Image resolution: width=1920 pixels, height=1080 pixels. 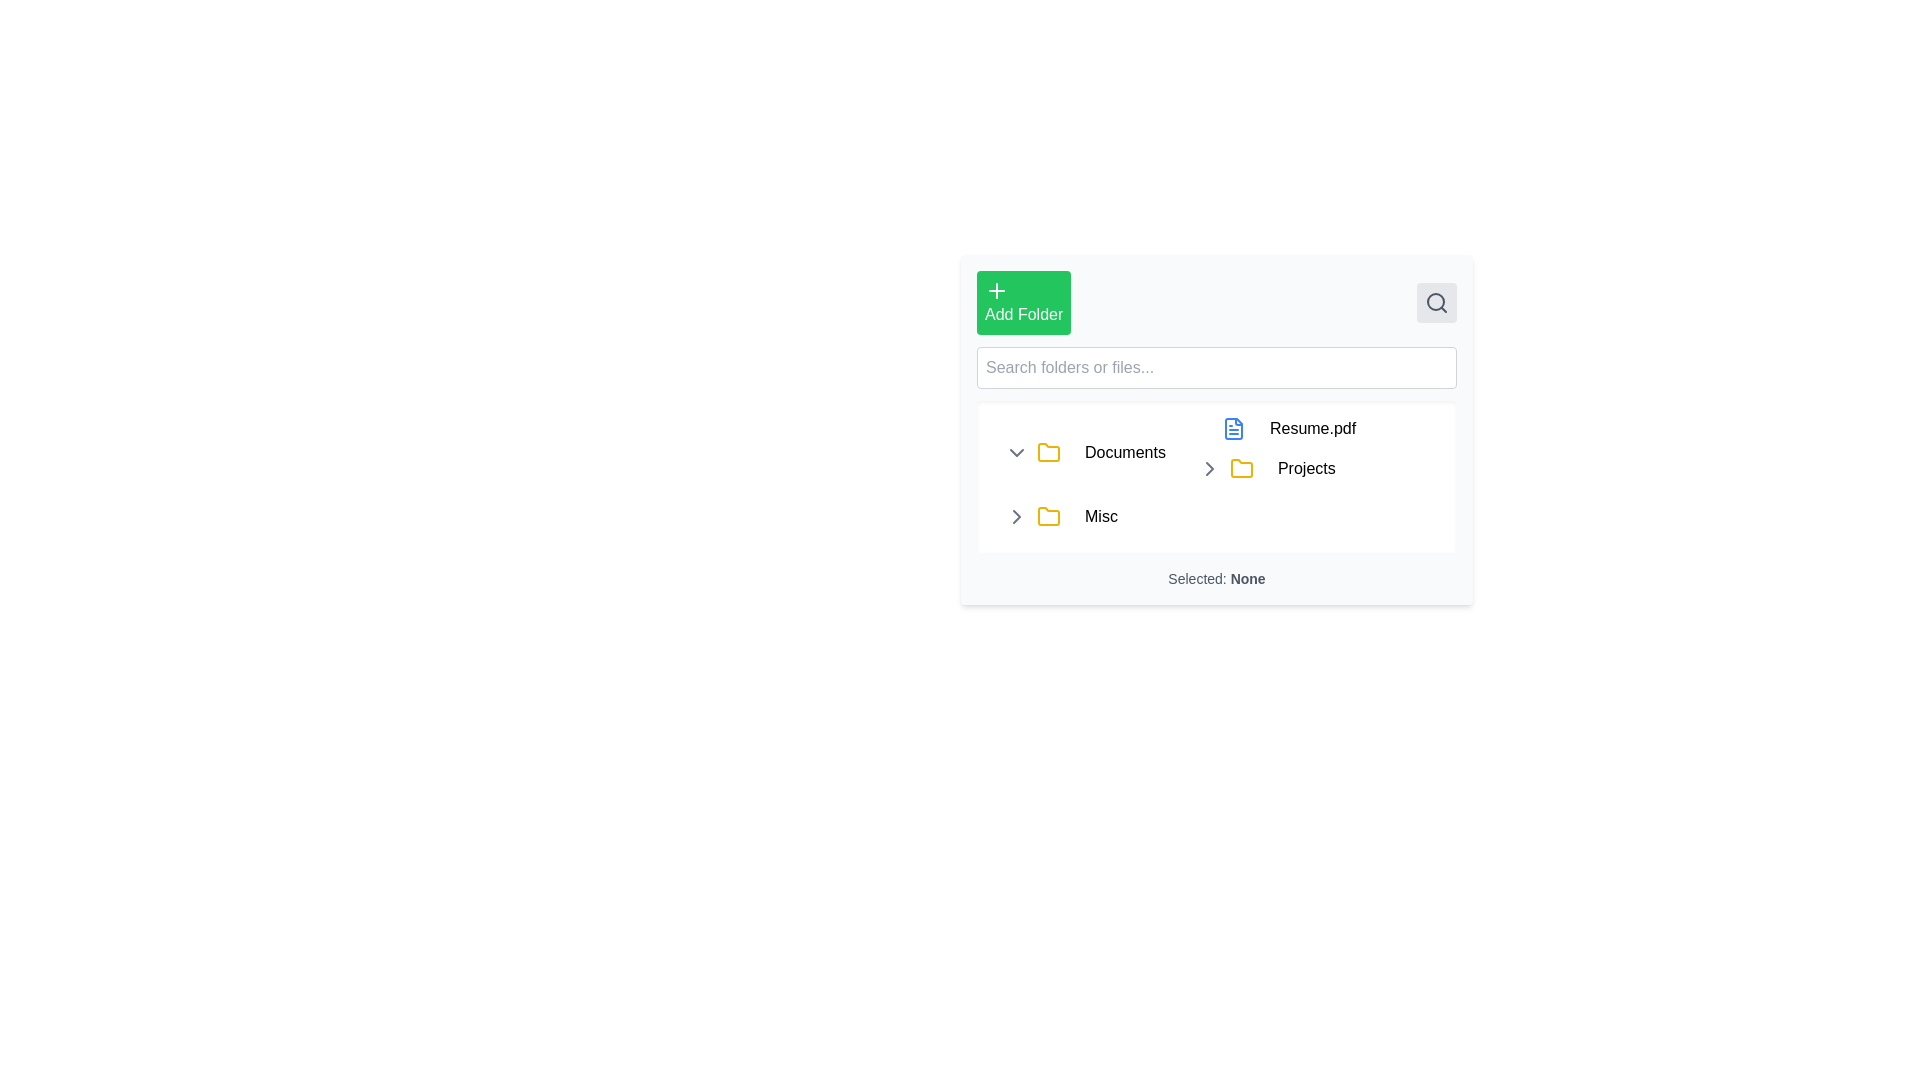 I want to click on the 'Projects' folder element located under the 'Documents' section, so click(x=1281, y=469).